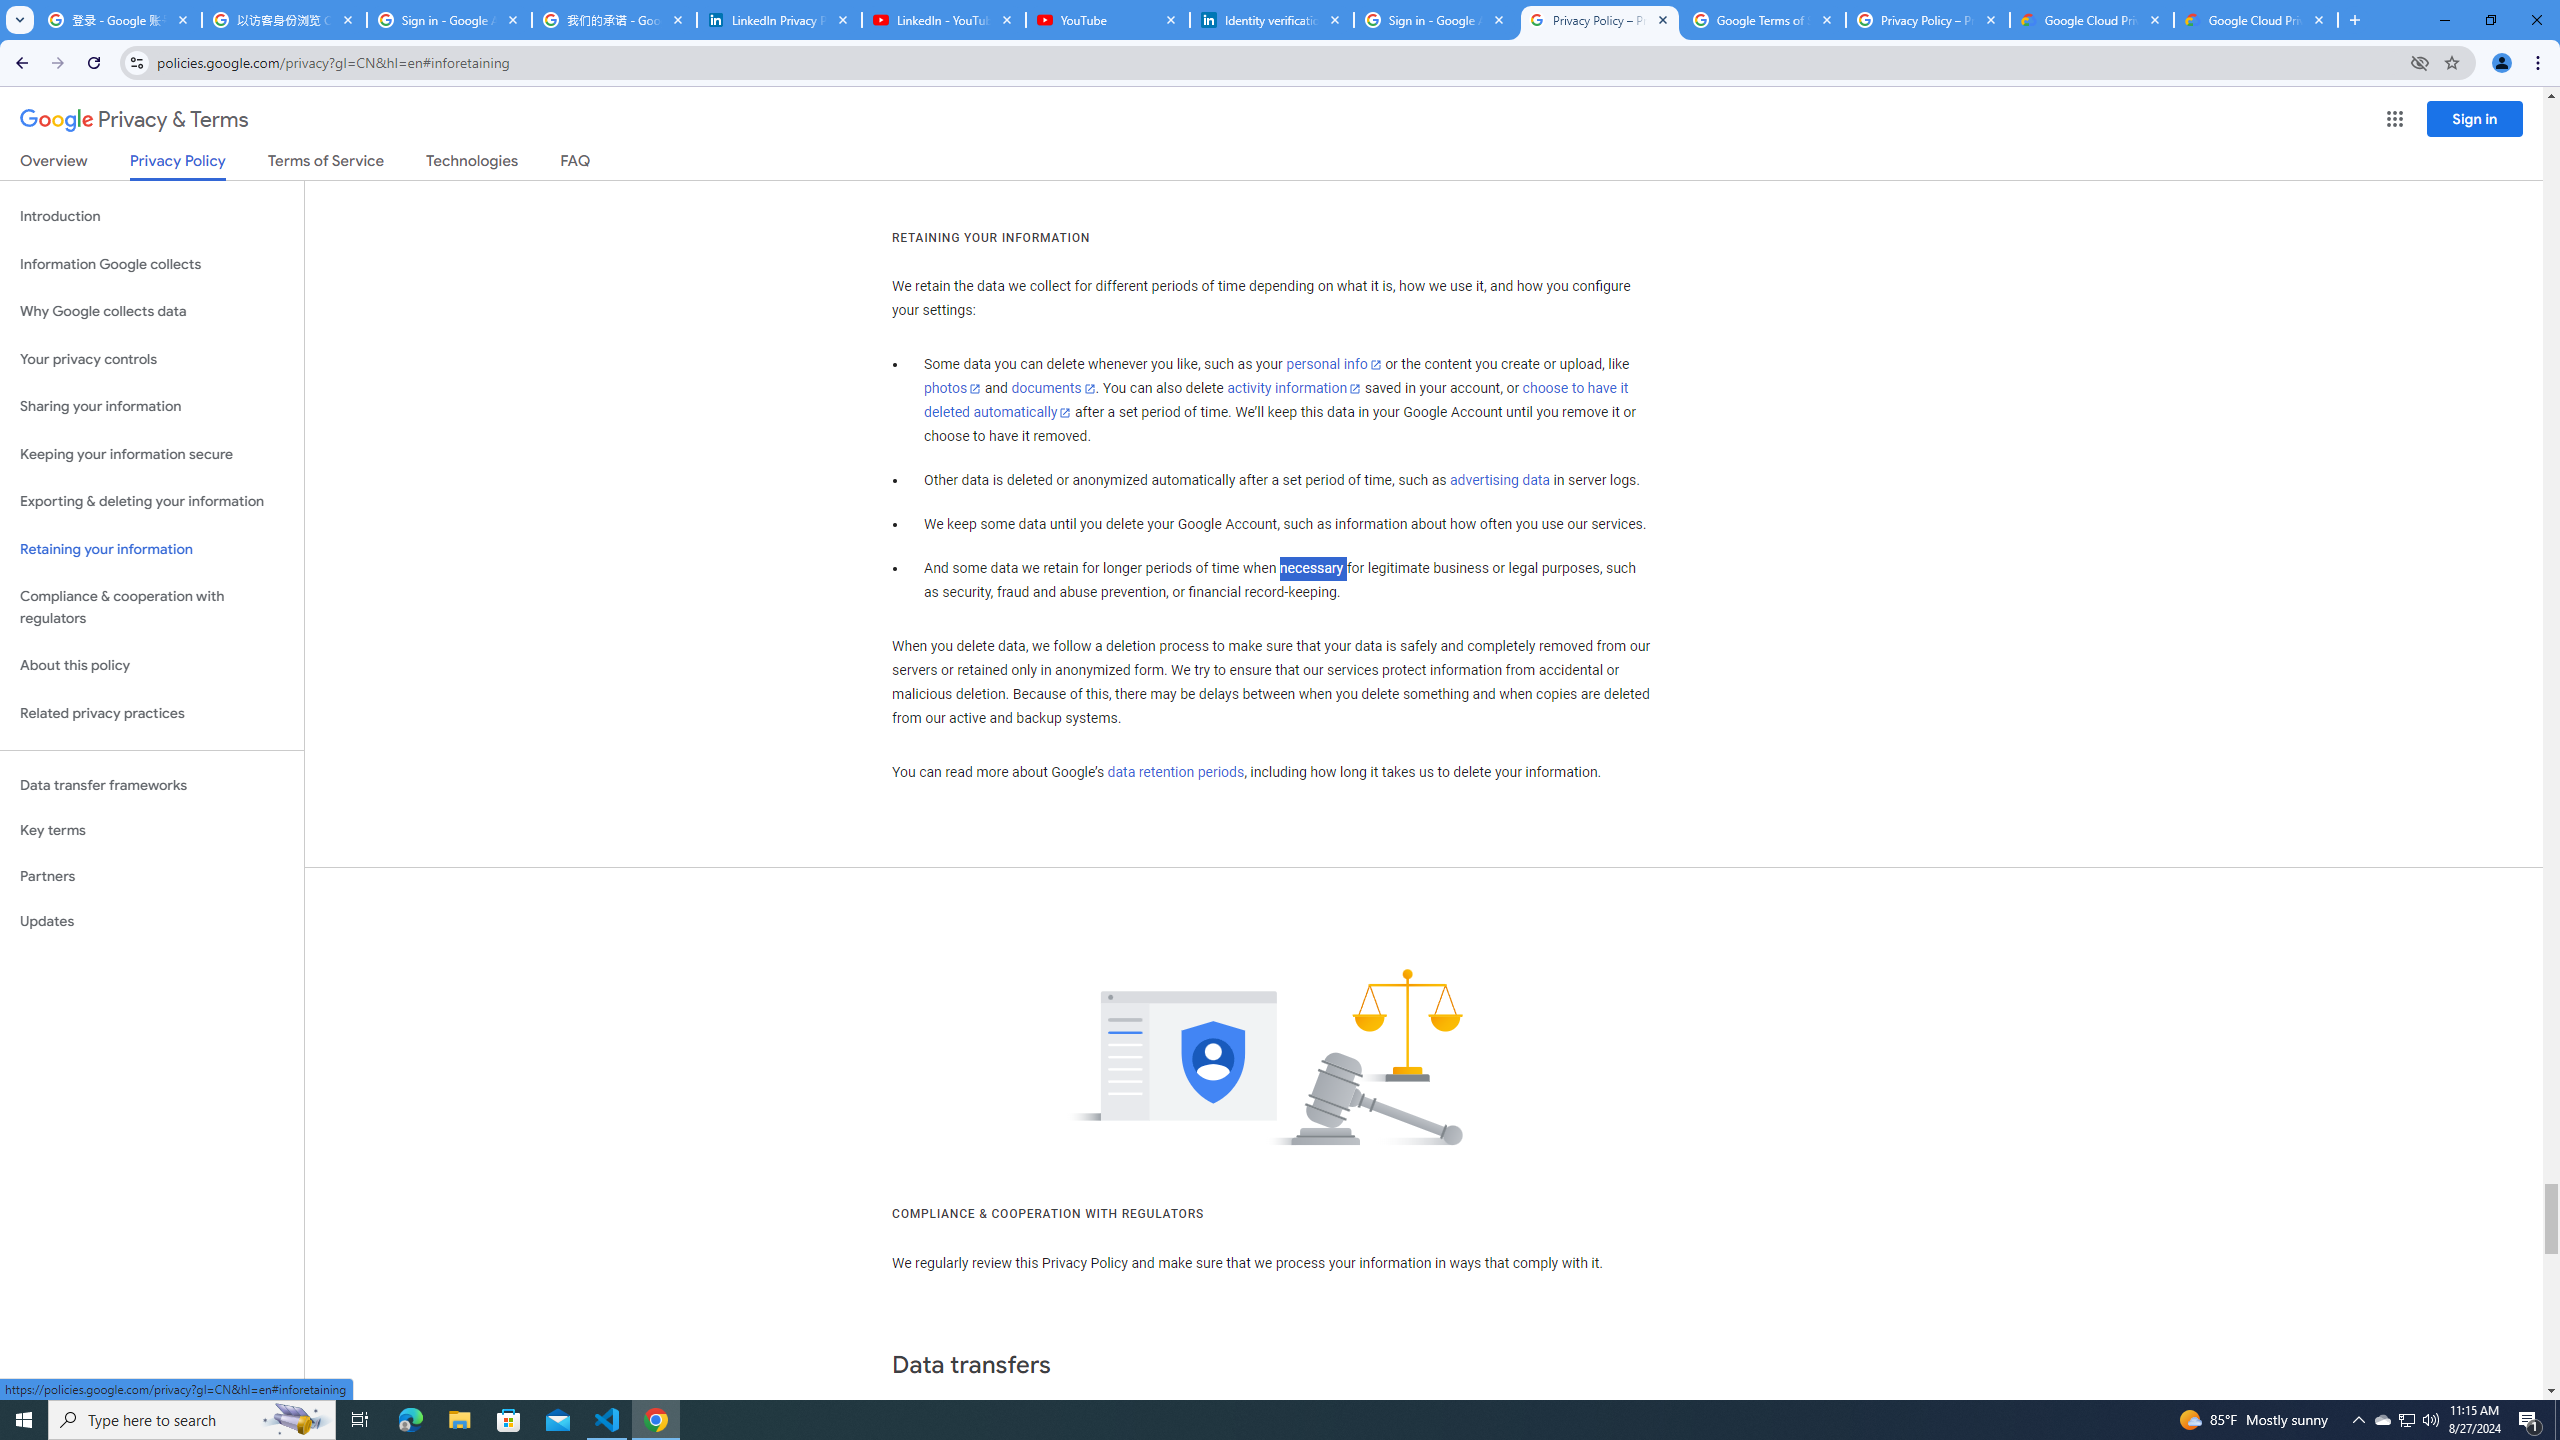 The width and height of the screenshot is (2560, 1440). I want to click on 'Keeping your information secure', so click(151, 455).